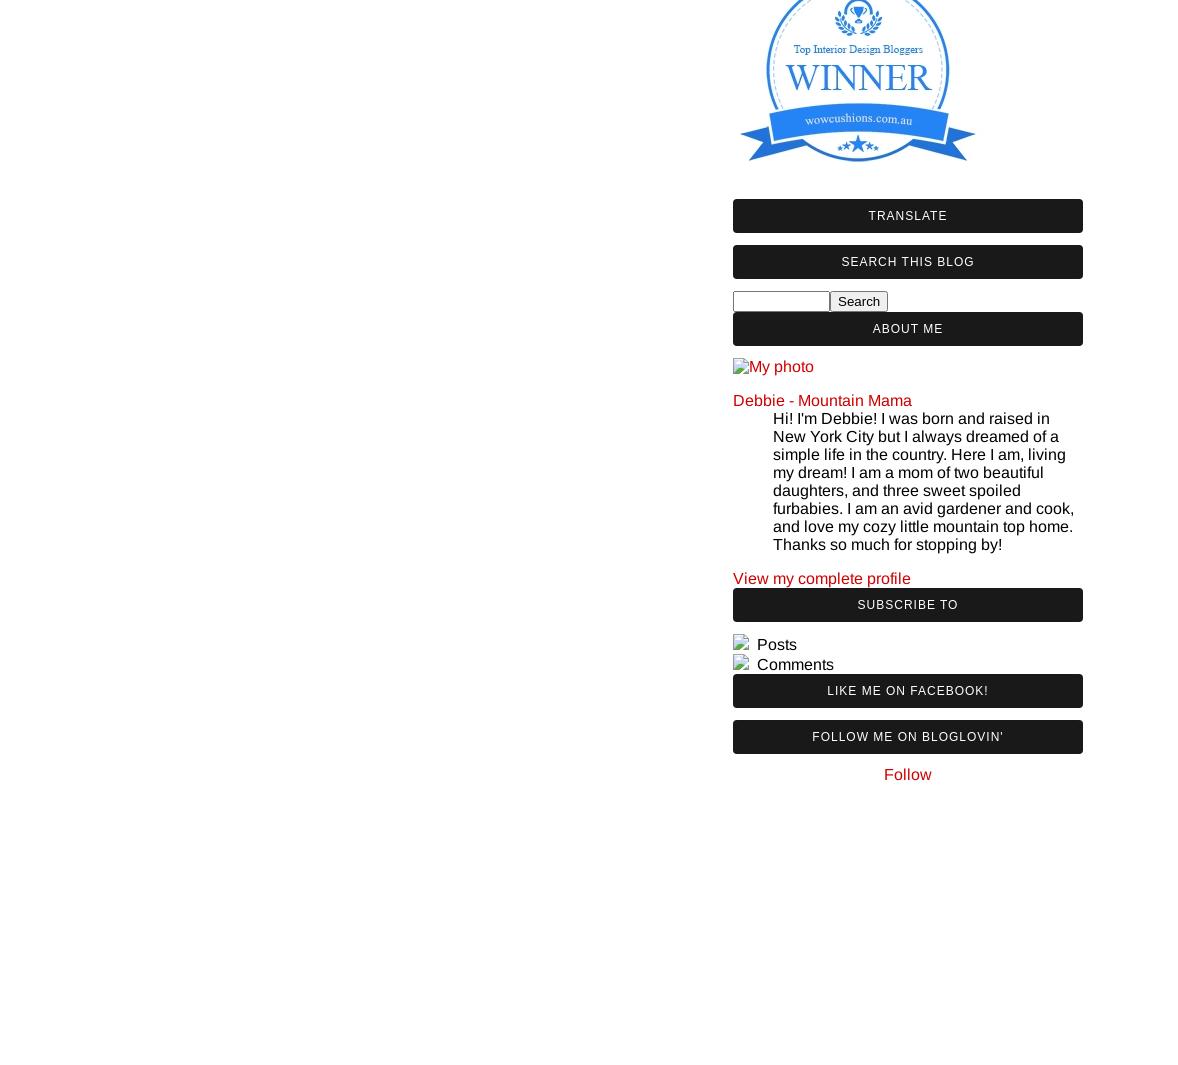  What do you see at coordinates (923, 479) in the screenshot?
I see `'Hi! I'm Debbie! I was born and raised in New York City but I always dreamed of a simple life in the country. Here I am, living my dream! I am a mom of two beautiful daughters, and three sweet spoiled furbabies. I am an avid gardener and cook, and love my cozy little mountain top home. Thanks so much for stopping by!'` at bounding box center [923, 479].